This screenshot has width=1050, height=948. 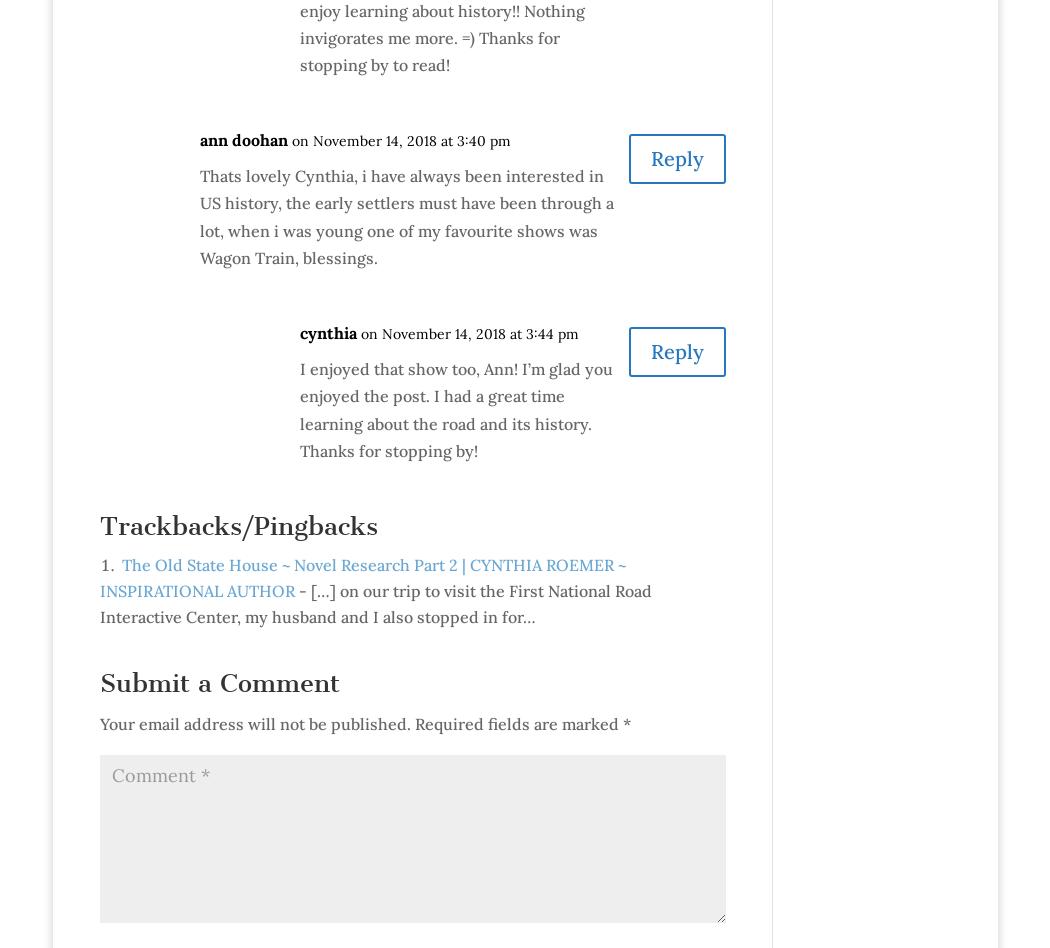 What do you see at coordinates (622, 723) in the screenshot?
I see `'*'` at bounding box center [622, 723].